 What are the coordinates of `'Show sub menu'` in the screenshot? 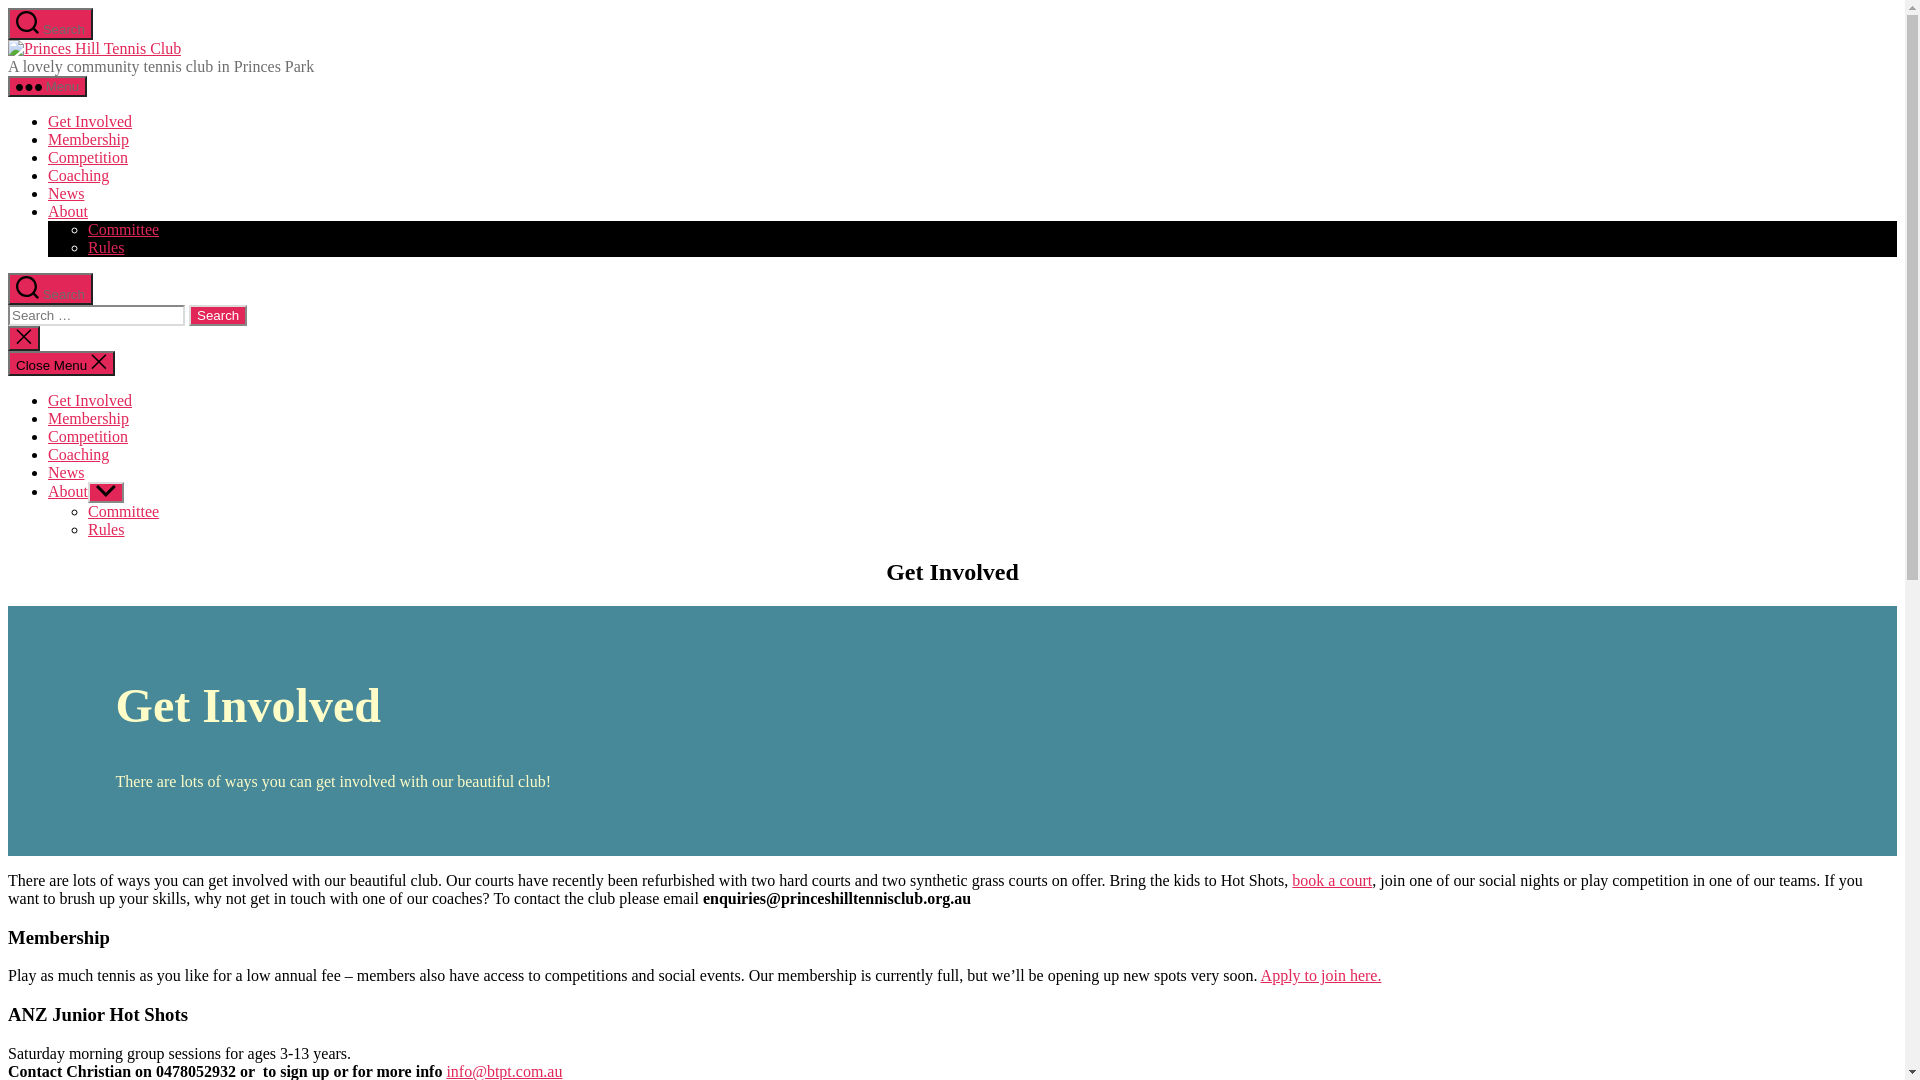 It's located at (104, 492).